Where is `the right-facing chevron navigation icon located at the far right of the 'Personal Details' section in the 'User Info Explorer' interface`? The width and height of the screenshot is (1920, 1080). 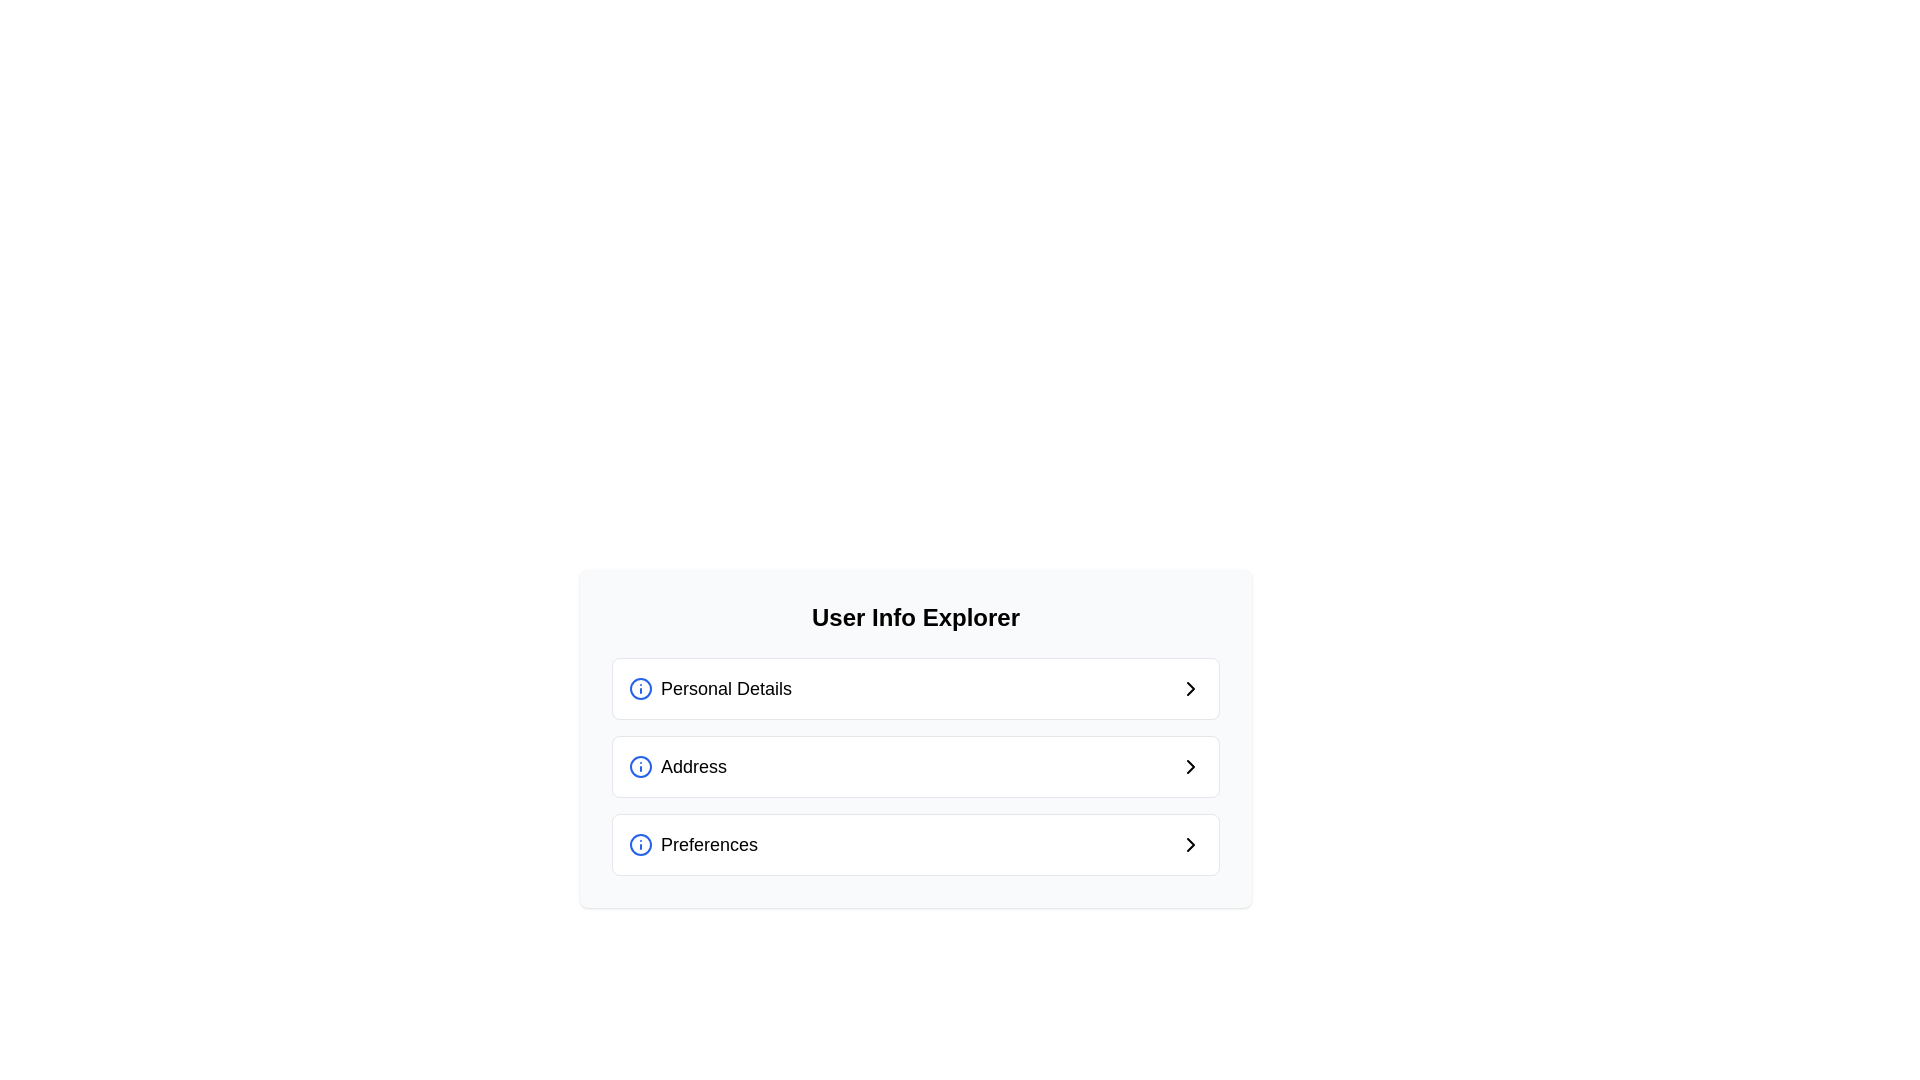 the right-facing chevron navigation icon located at the far right of the 'Personal Details' section in the 'User Info Explorer' interface is located at coordinates (1190, 688).